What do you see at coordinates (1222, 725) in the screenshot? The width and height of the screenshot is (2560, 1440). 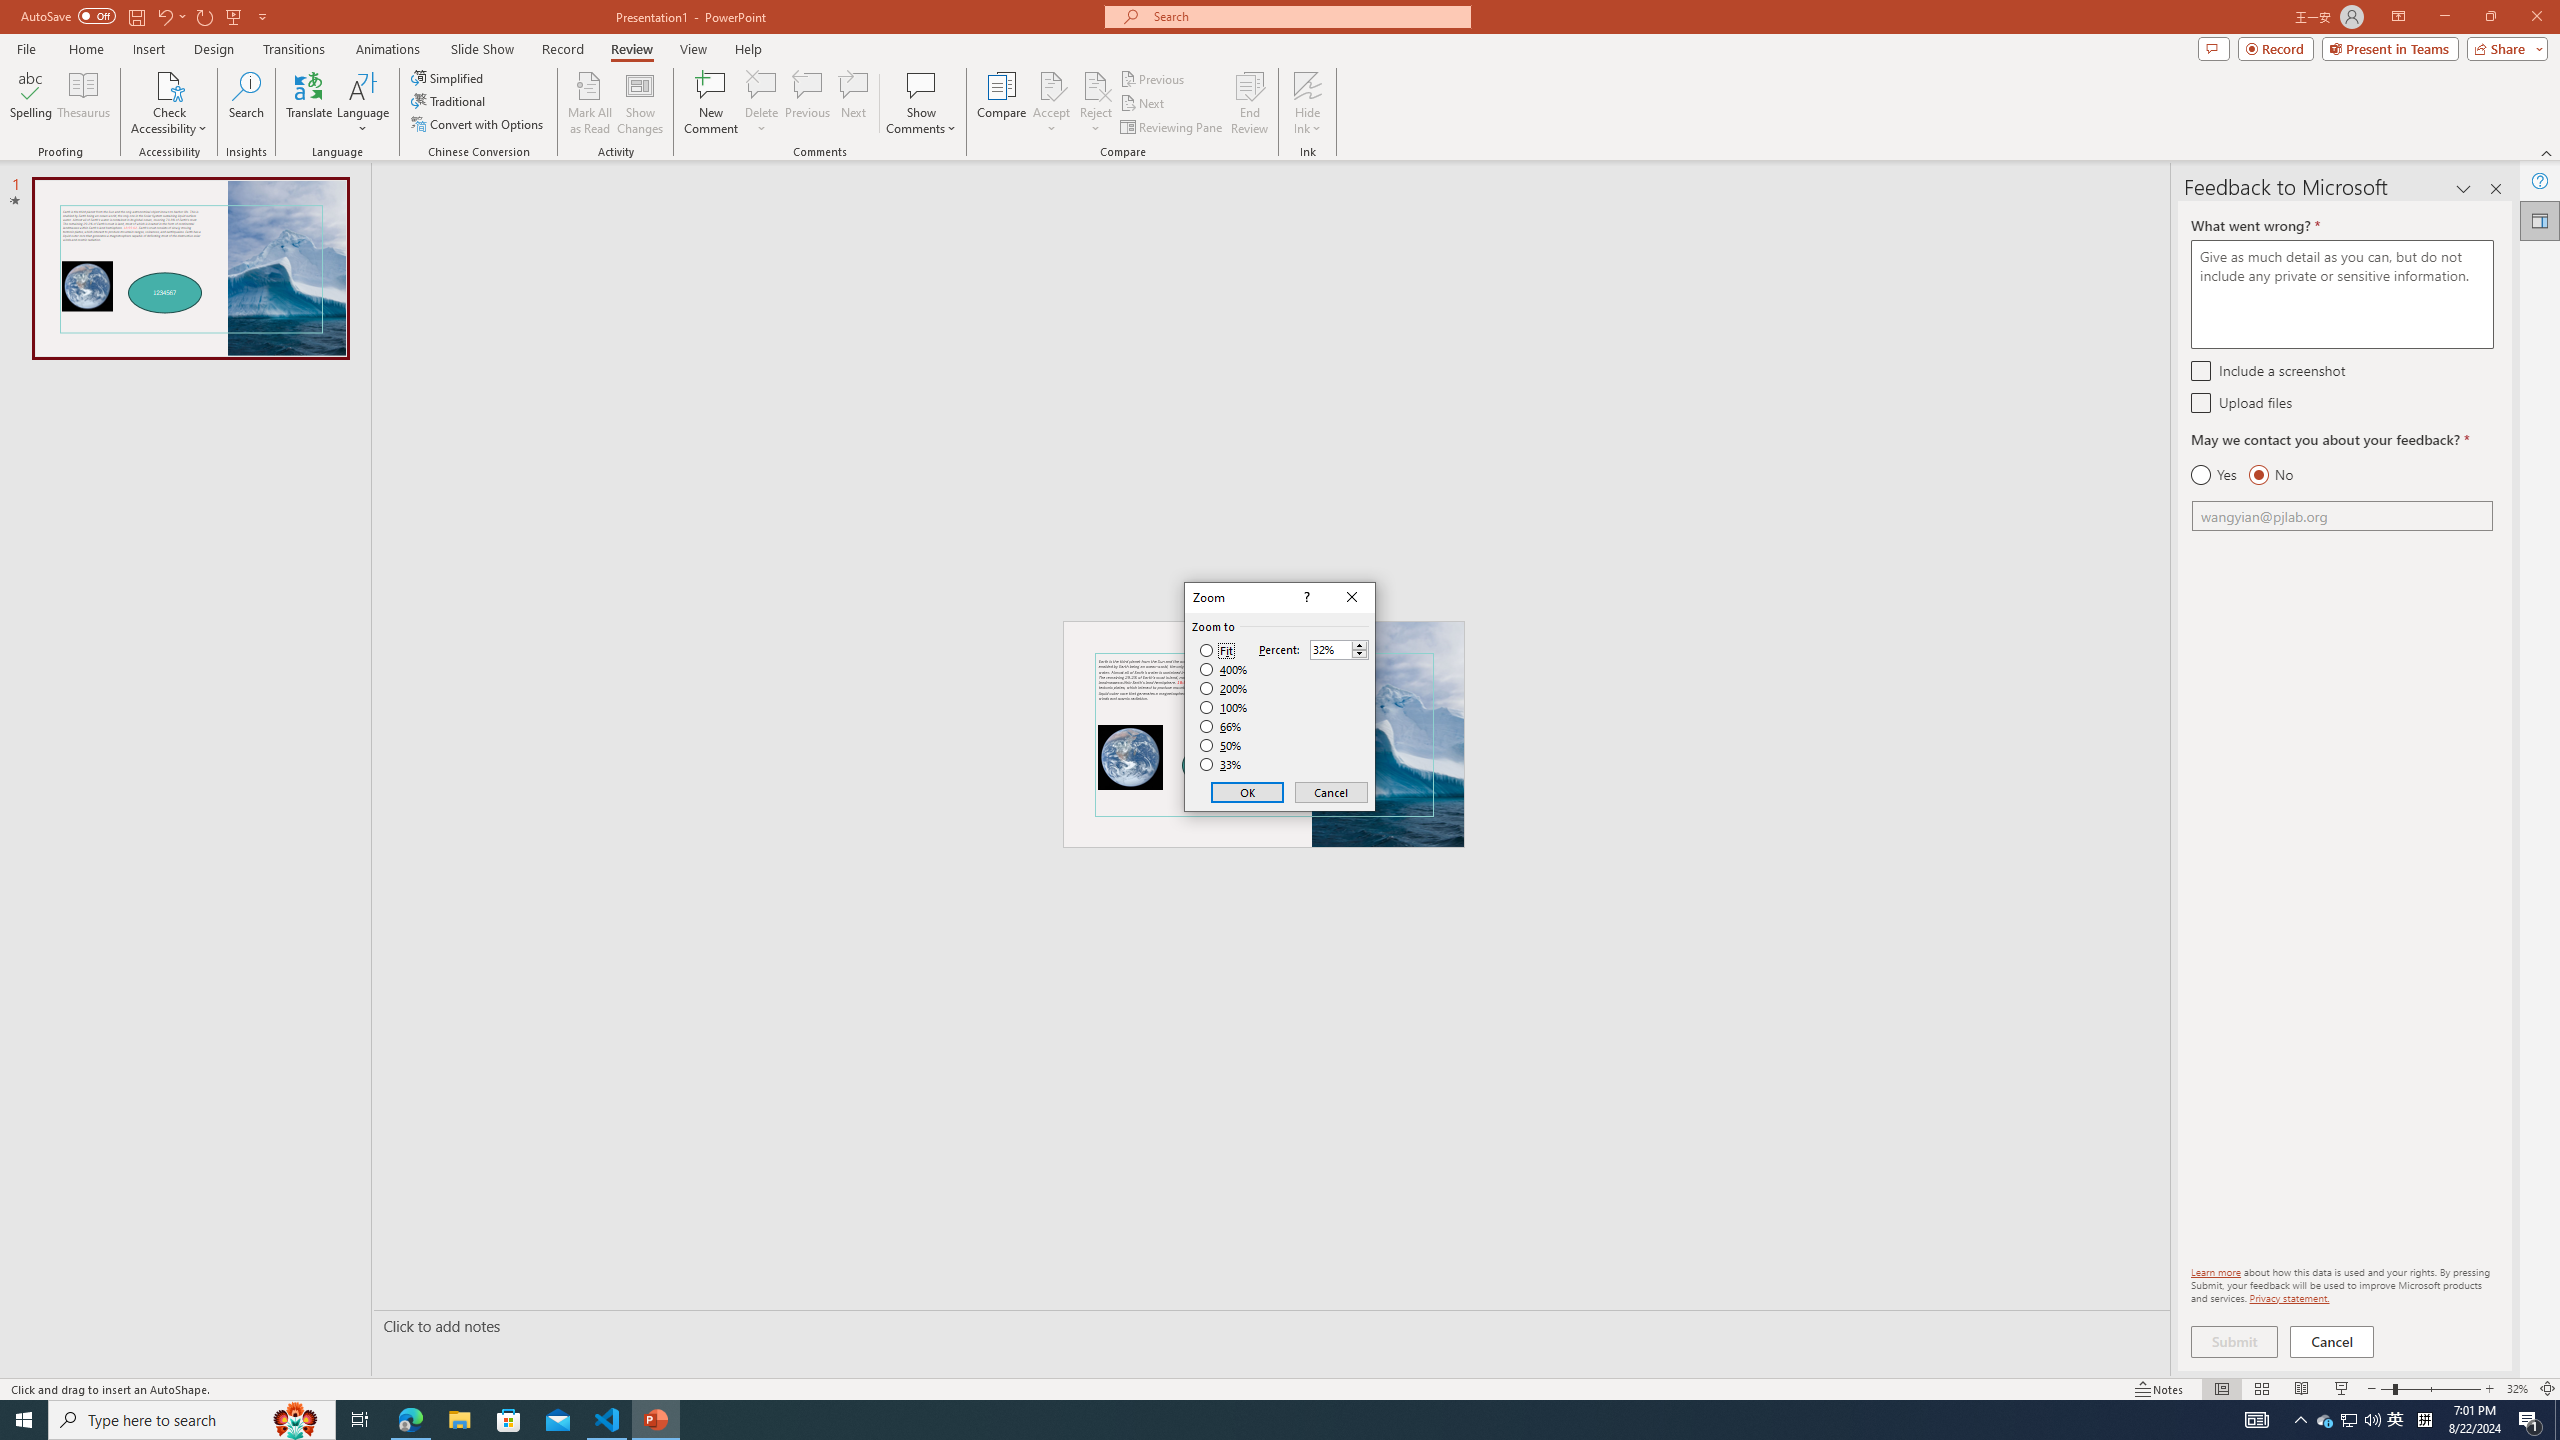 I see `'66%'` at bounding box center [1222, 725].